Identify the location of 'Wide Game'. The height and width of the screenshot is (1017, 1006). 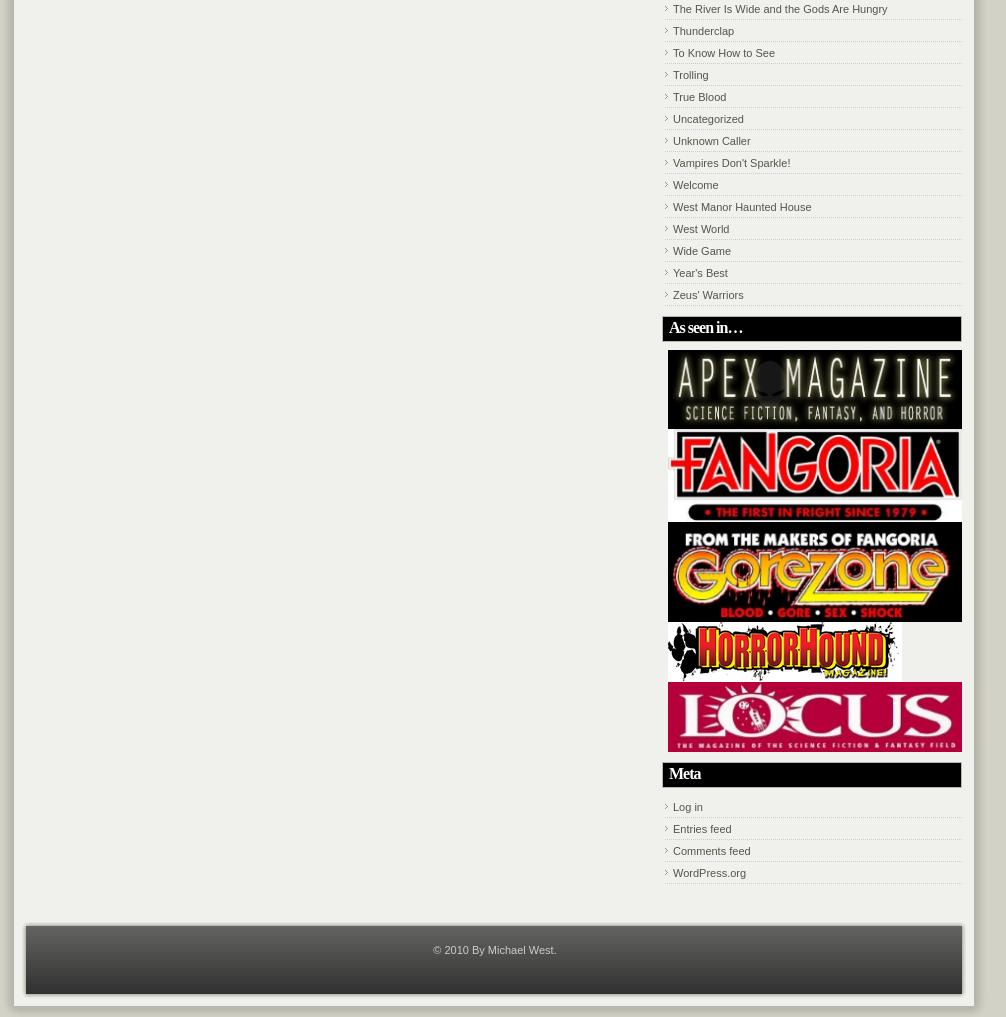
(673, 248).